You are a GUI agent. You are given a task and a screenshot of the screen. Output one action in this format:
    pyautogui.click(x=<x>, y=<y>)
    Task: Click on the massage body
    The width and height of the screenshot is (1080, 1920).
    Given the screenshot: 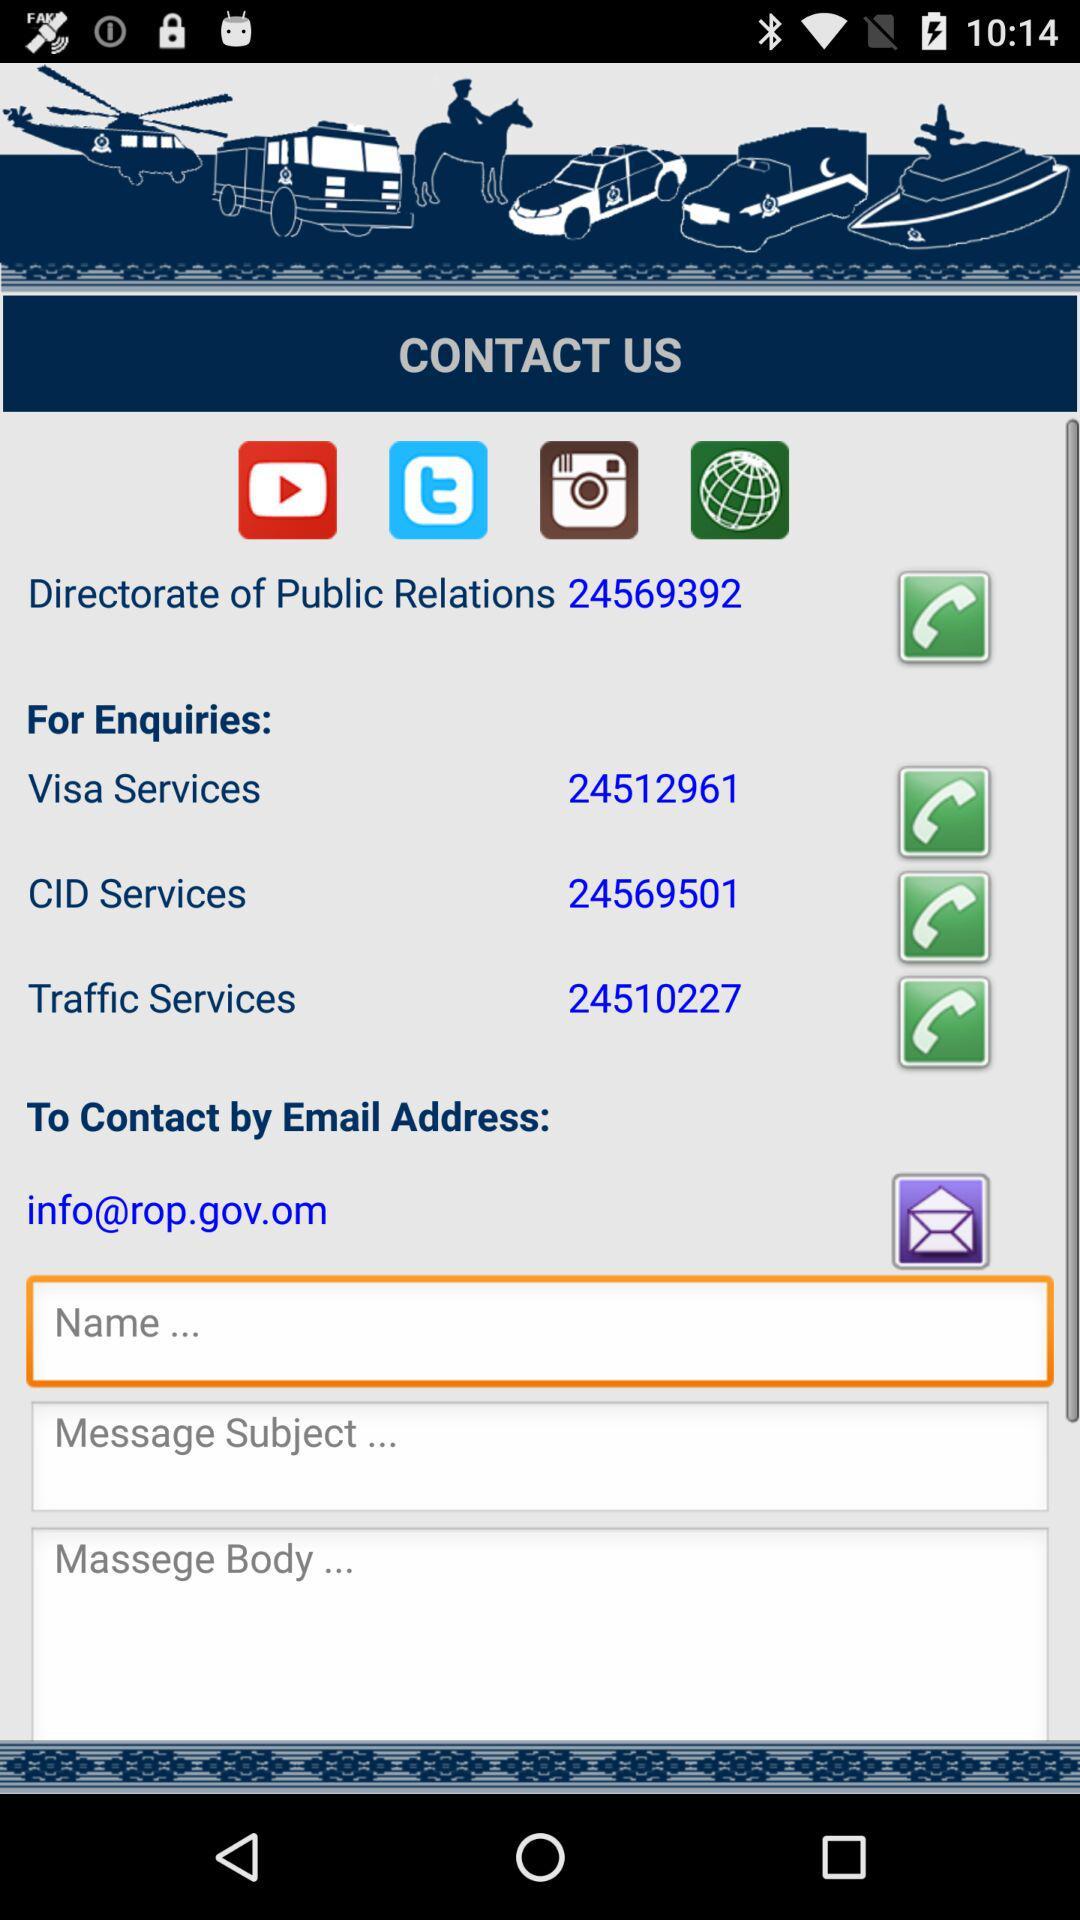 What is the action you would take?
    pyautogui.click(x=540, y=1633)
    